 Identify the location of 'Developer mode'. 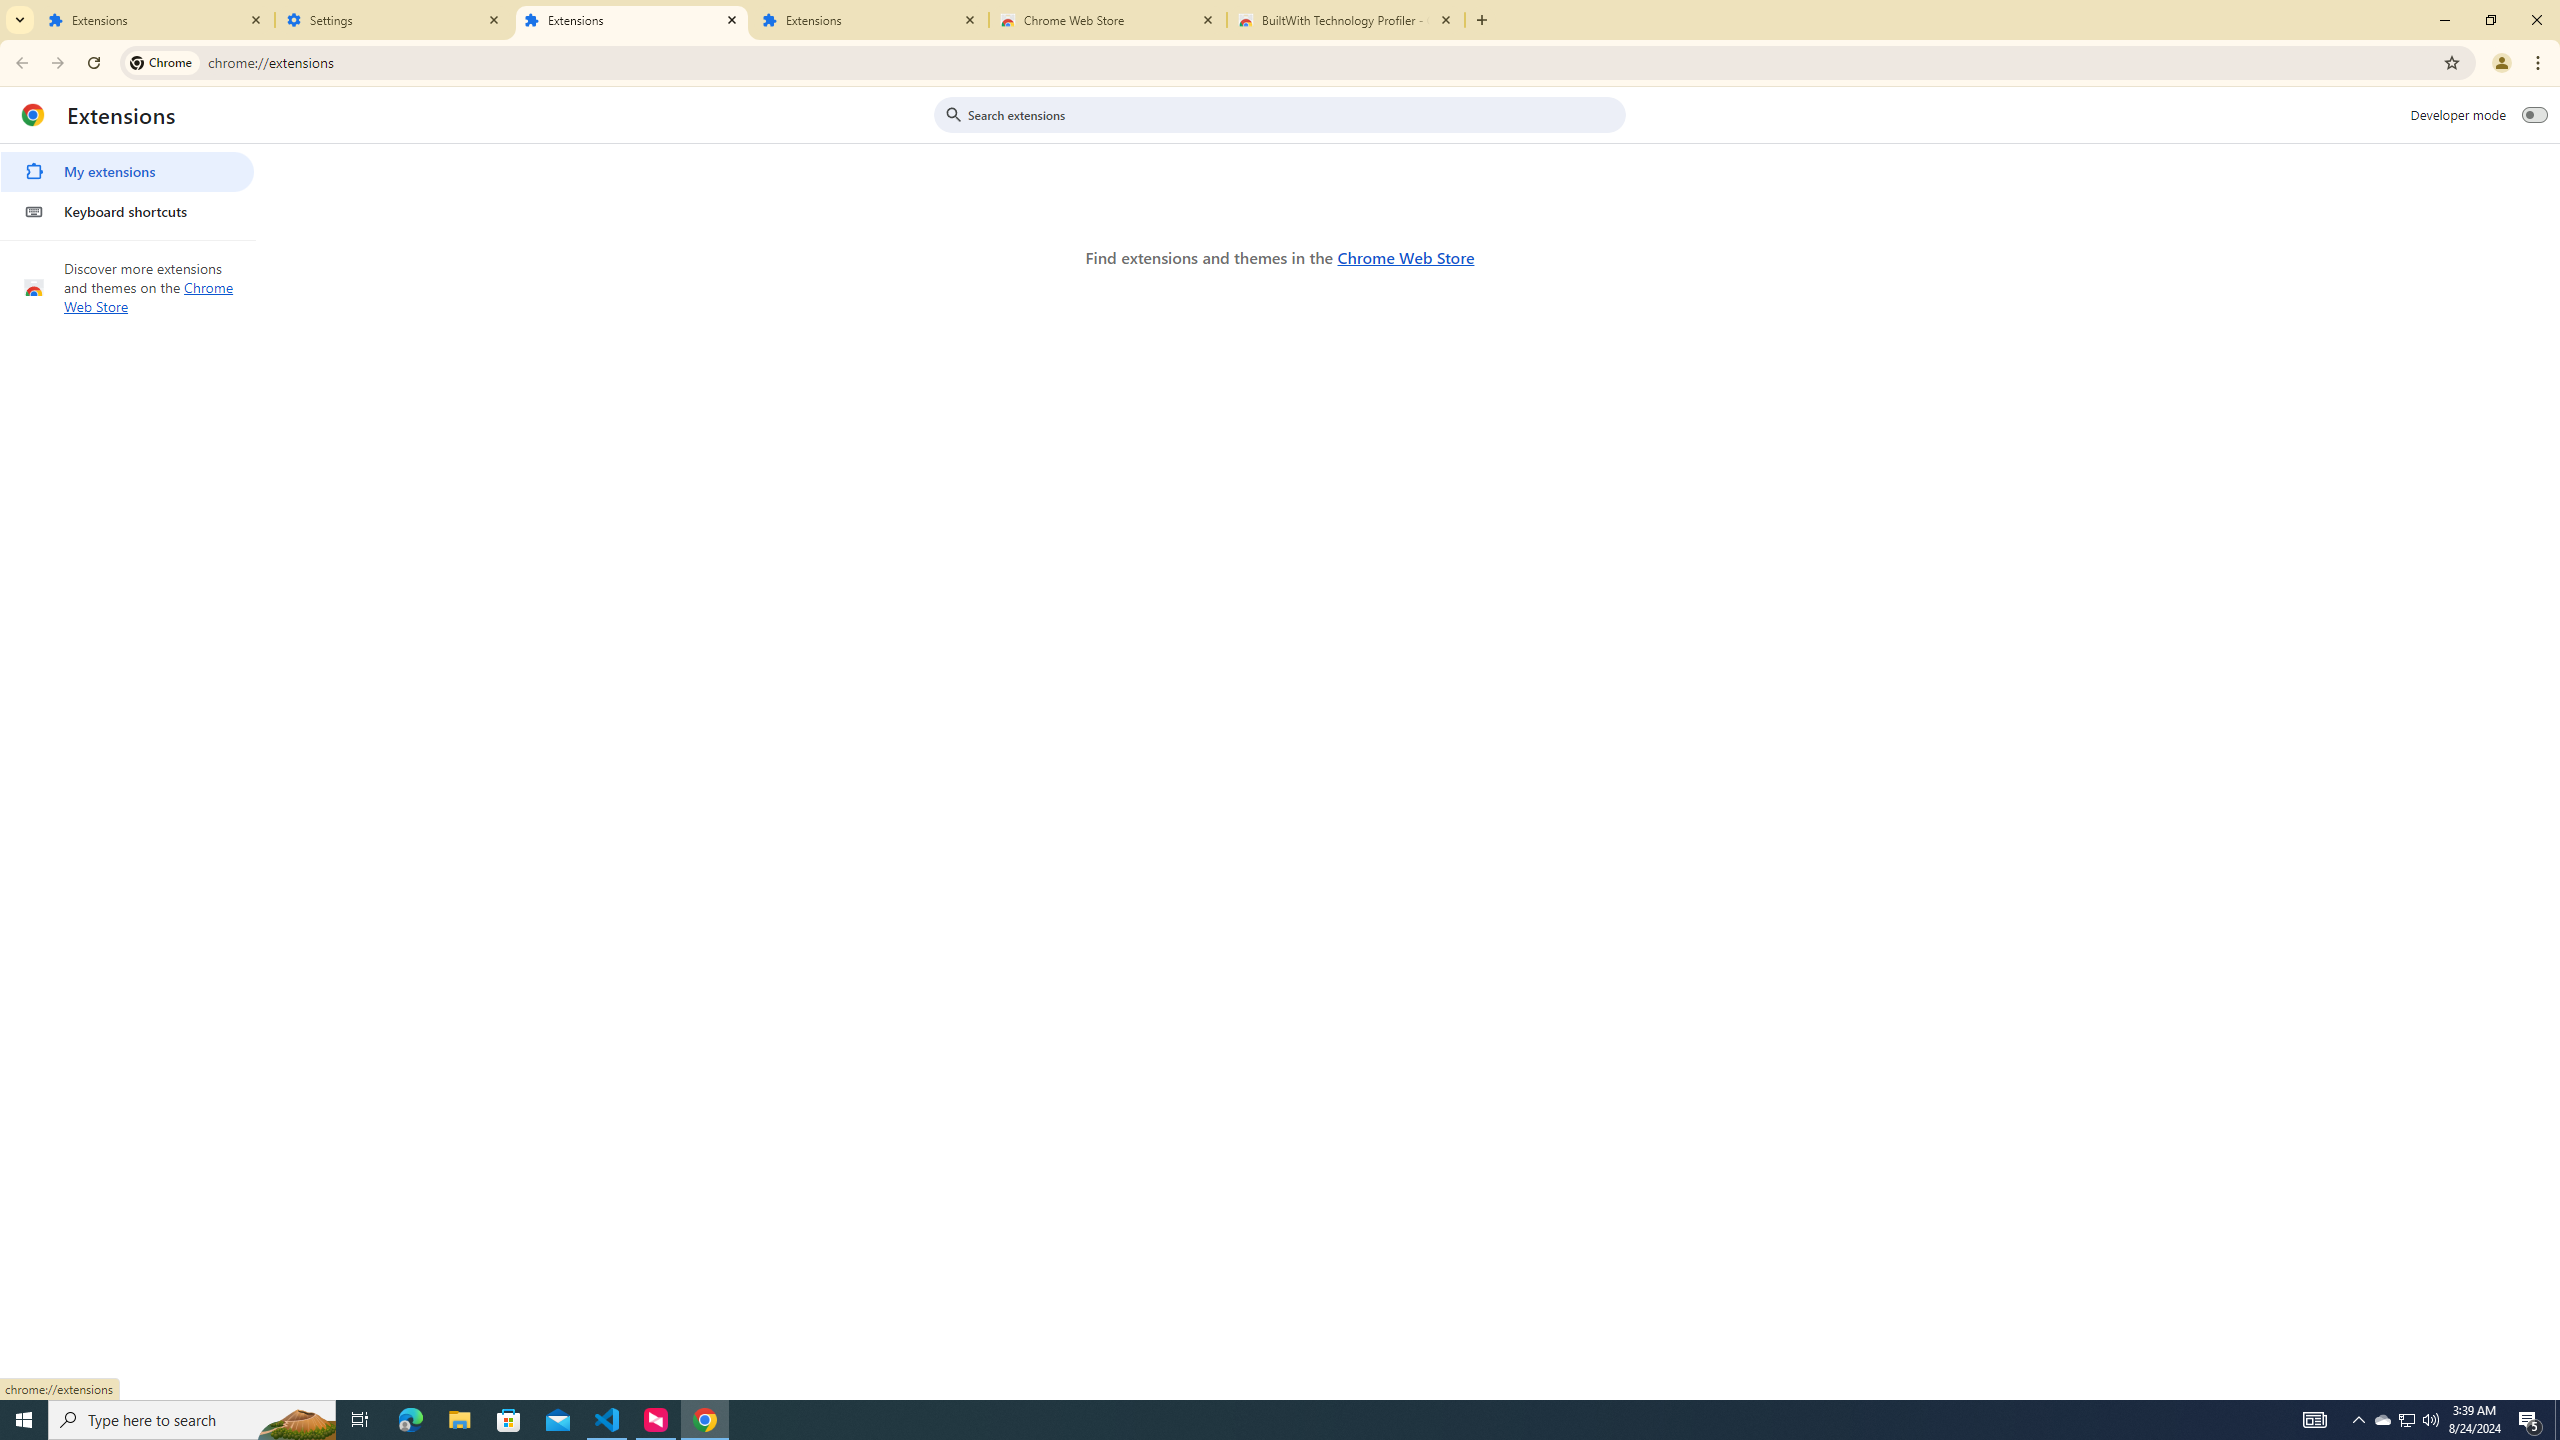
(2535, 114).